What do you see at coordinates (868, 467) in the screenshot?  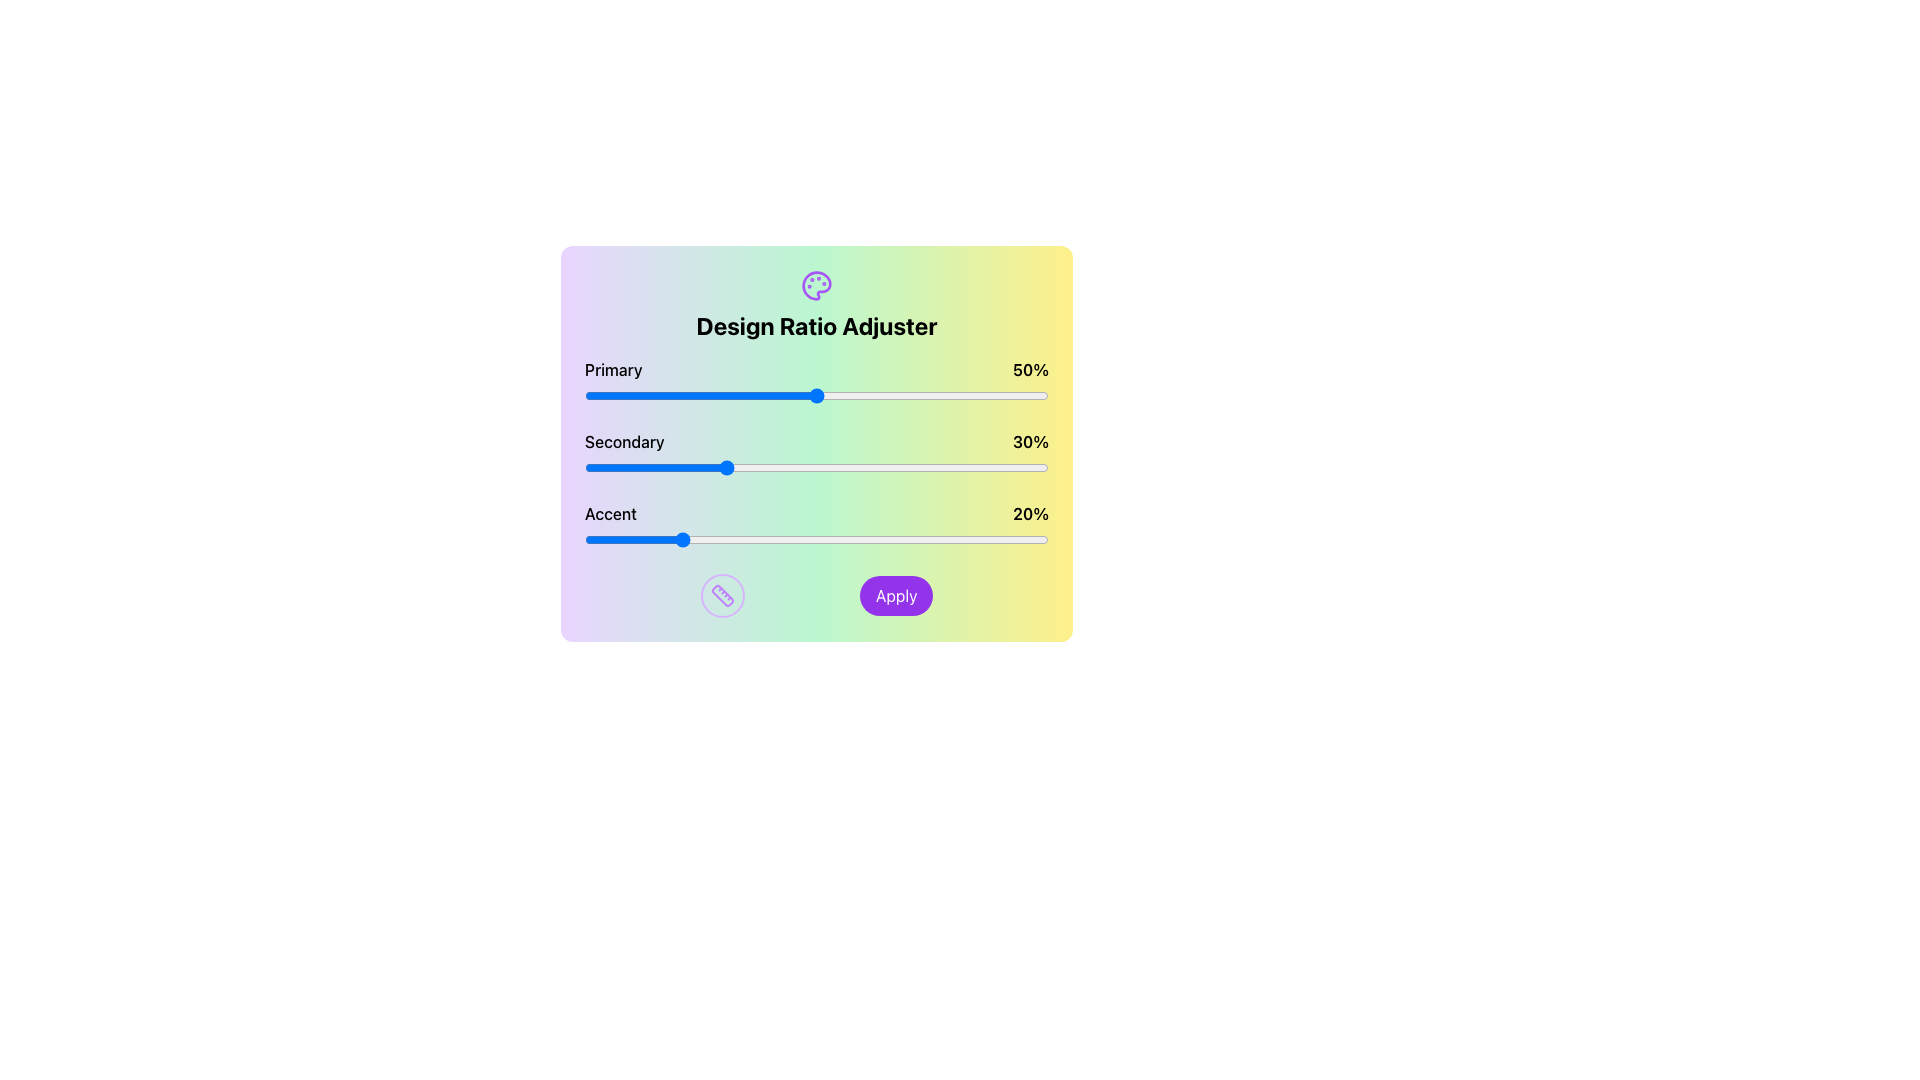 I see `the secondary slider value` at bounding box center [868, 467].